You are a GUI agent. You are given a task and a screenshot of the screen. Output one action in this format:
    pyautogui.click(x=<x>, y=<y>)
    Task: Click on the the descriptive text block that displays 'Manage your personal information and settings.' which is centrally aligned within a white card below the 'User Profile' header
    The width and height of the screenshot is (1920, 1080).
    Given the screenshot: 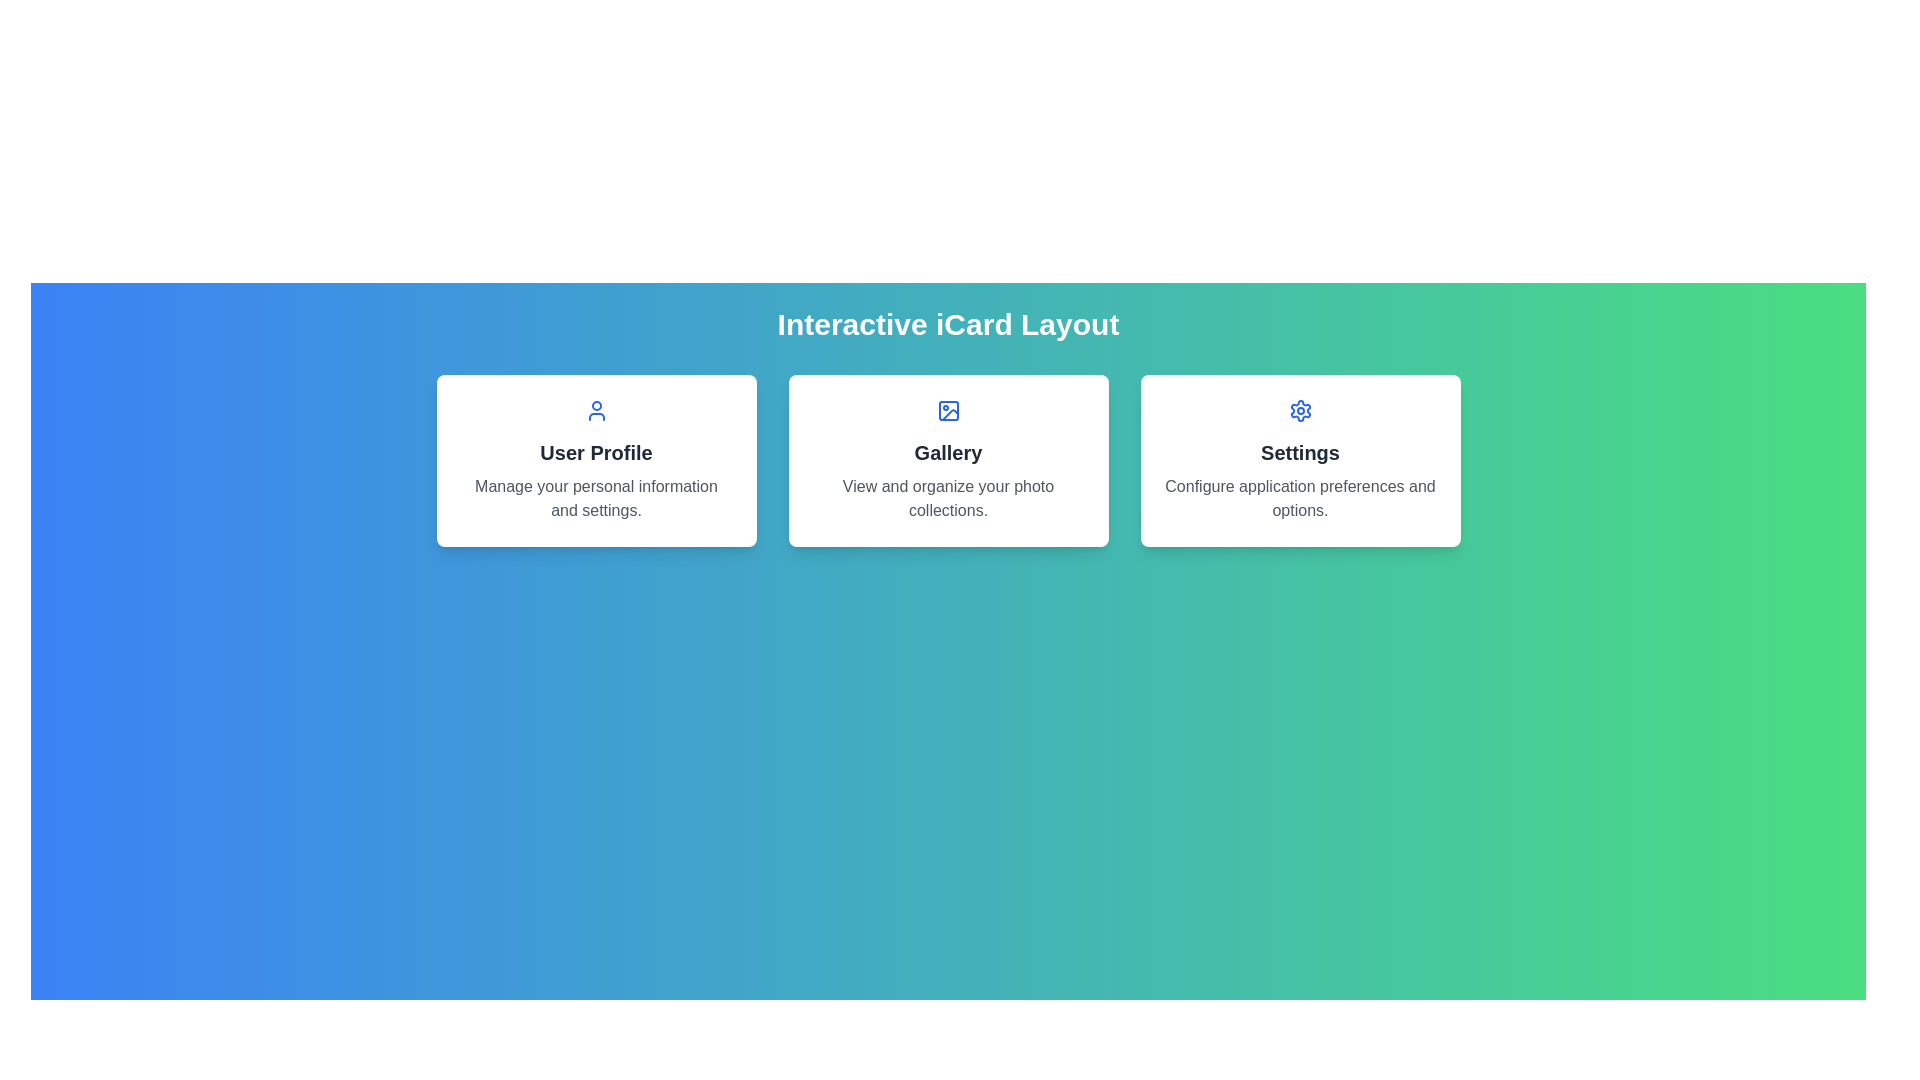 What is the action you would take?
    pyautogui.click(x=595, y=497)
    